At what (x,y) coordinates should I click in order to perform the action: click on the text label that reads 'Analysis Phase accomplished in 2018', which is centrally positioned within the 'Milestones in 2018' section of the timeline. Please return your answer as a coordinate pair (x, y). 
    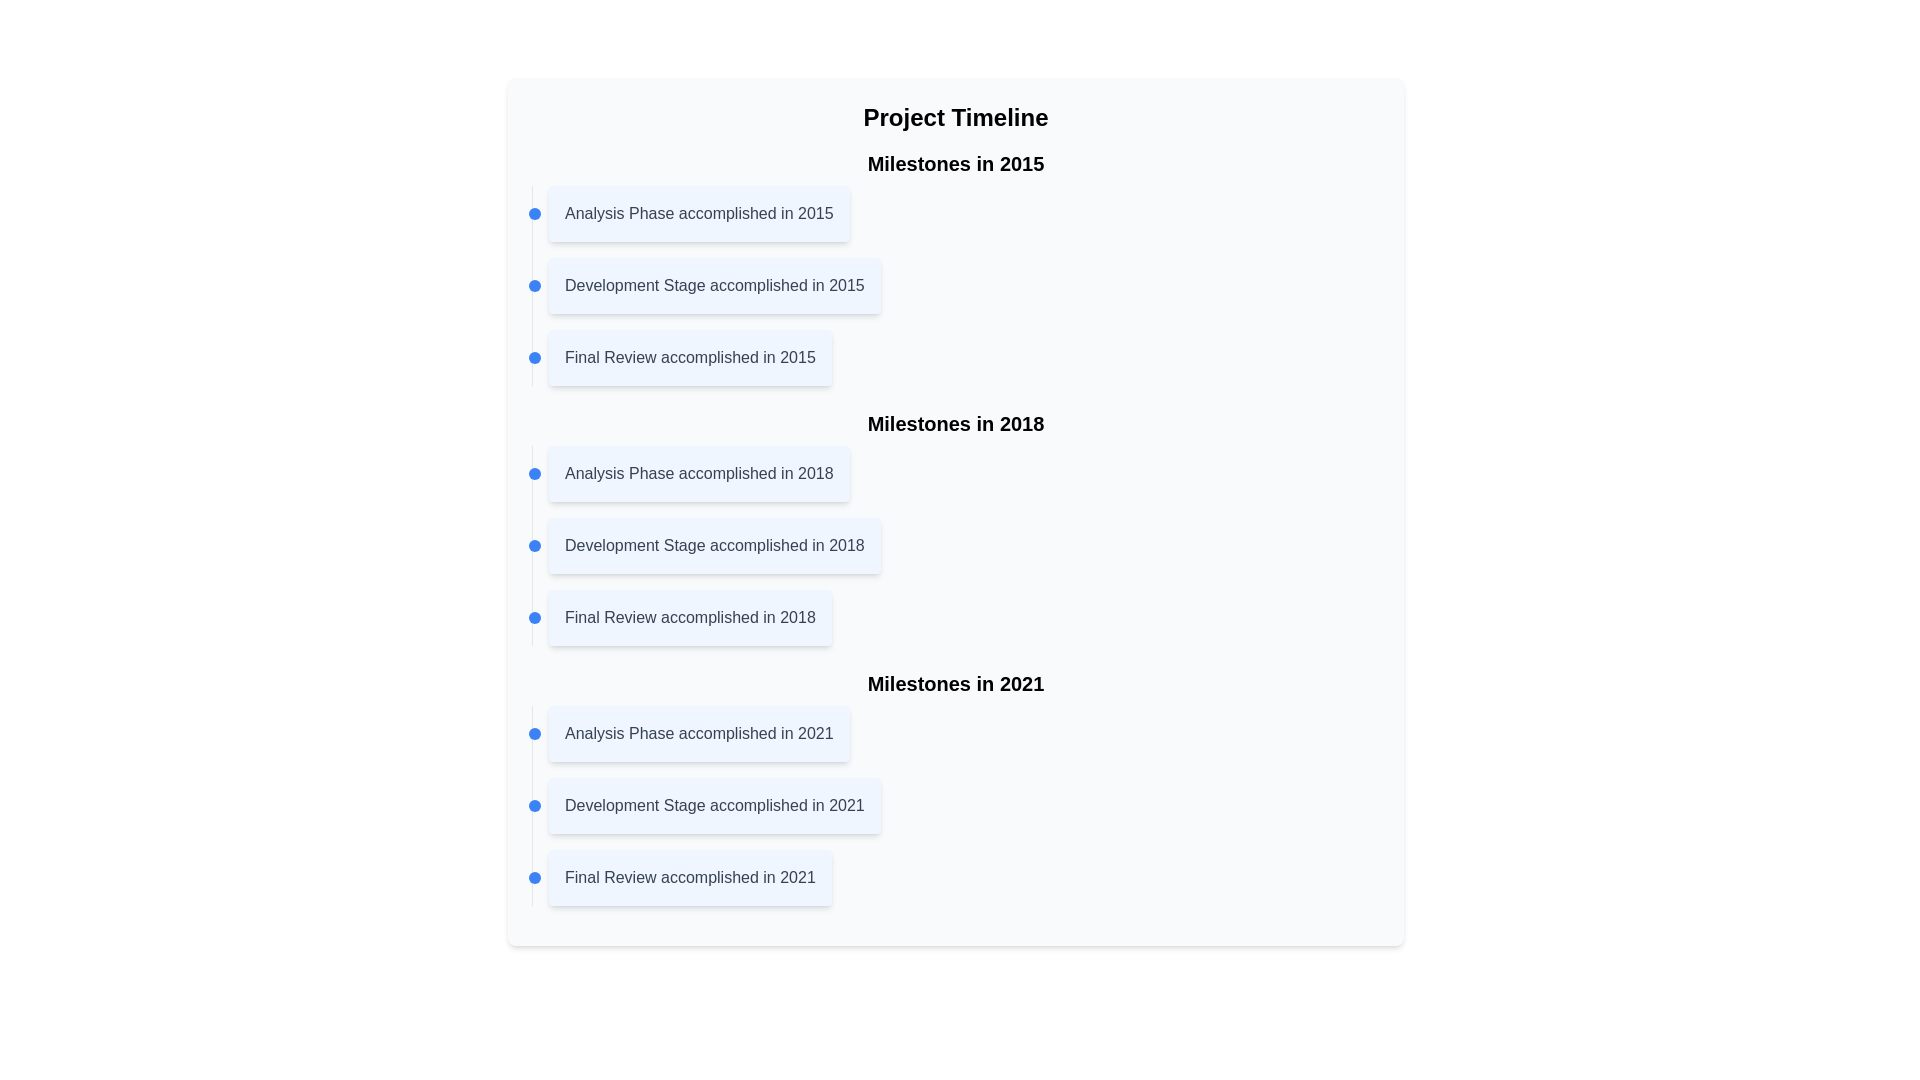
    Looking at the image, I should click on (699, 474).